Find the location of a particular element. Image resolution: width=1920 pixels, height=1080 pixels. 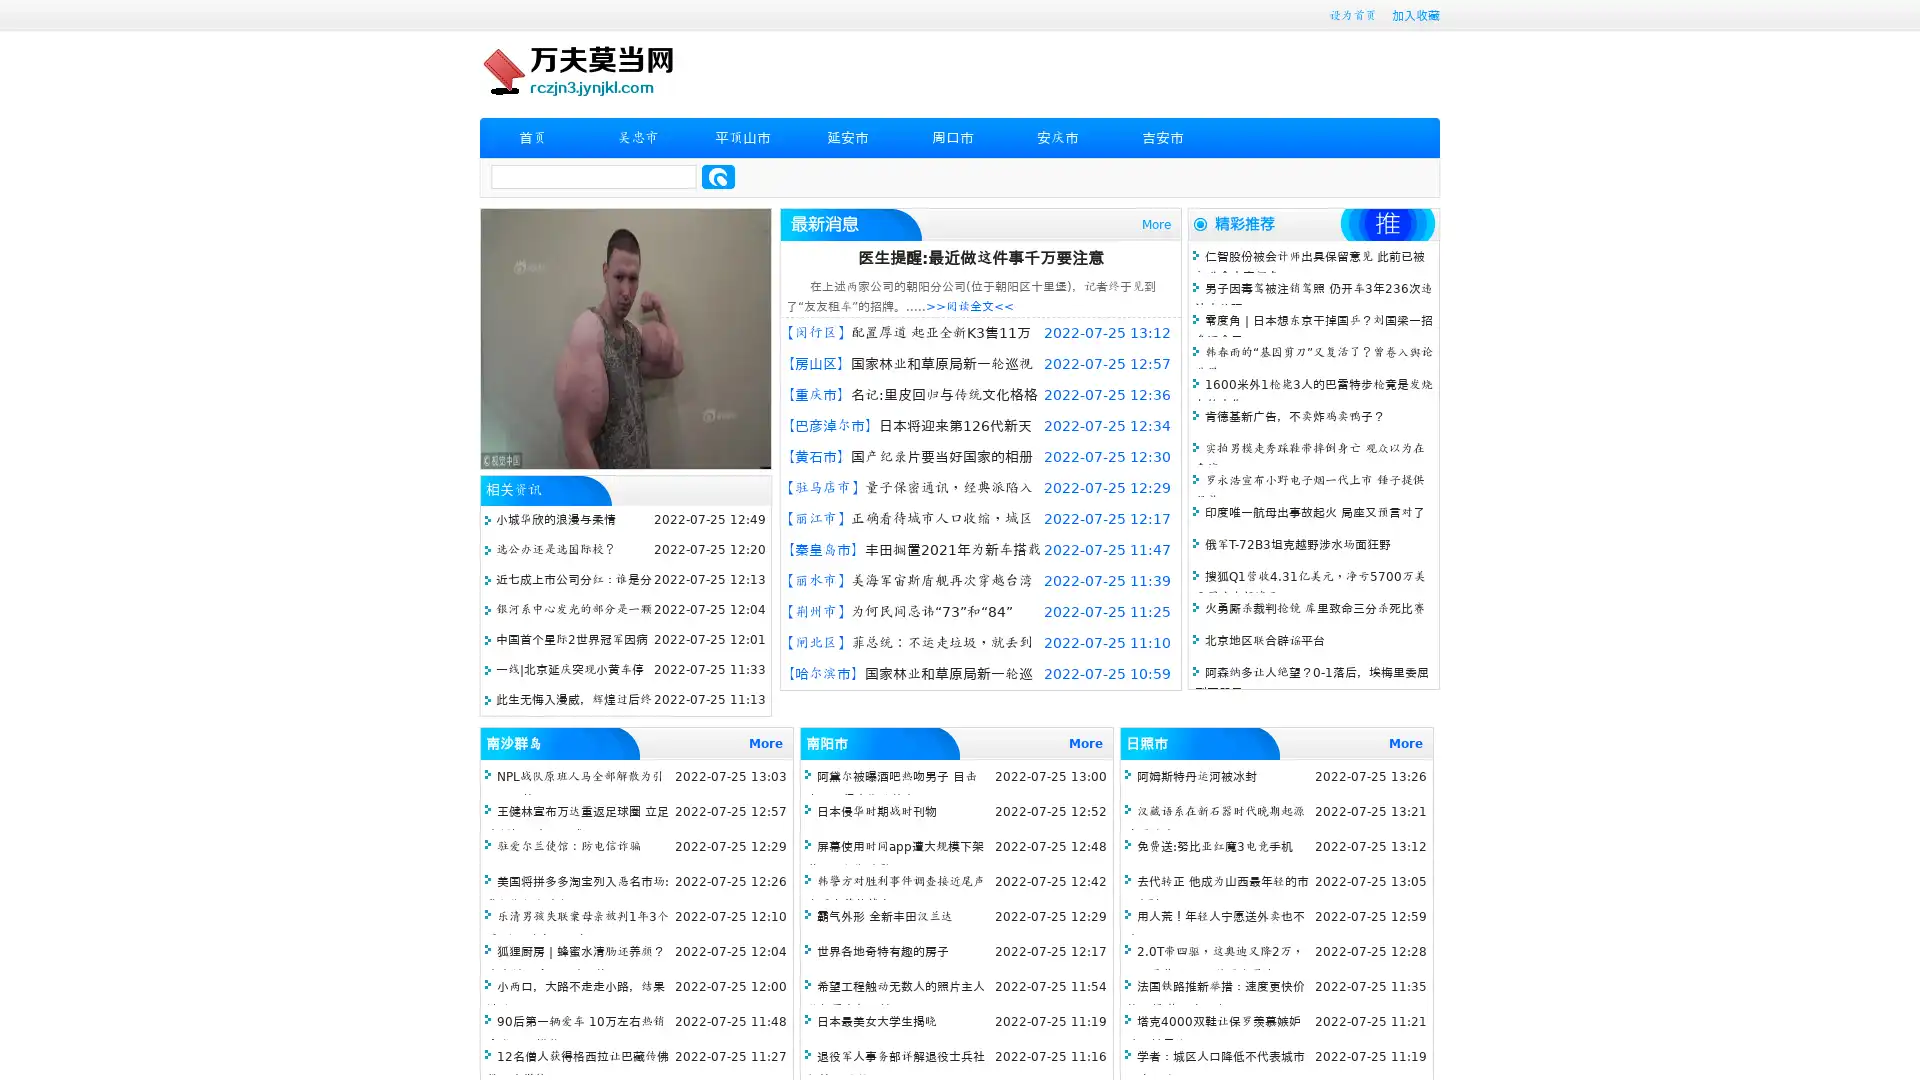

Search is located at coordinates (718, 176).